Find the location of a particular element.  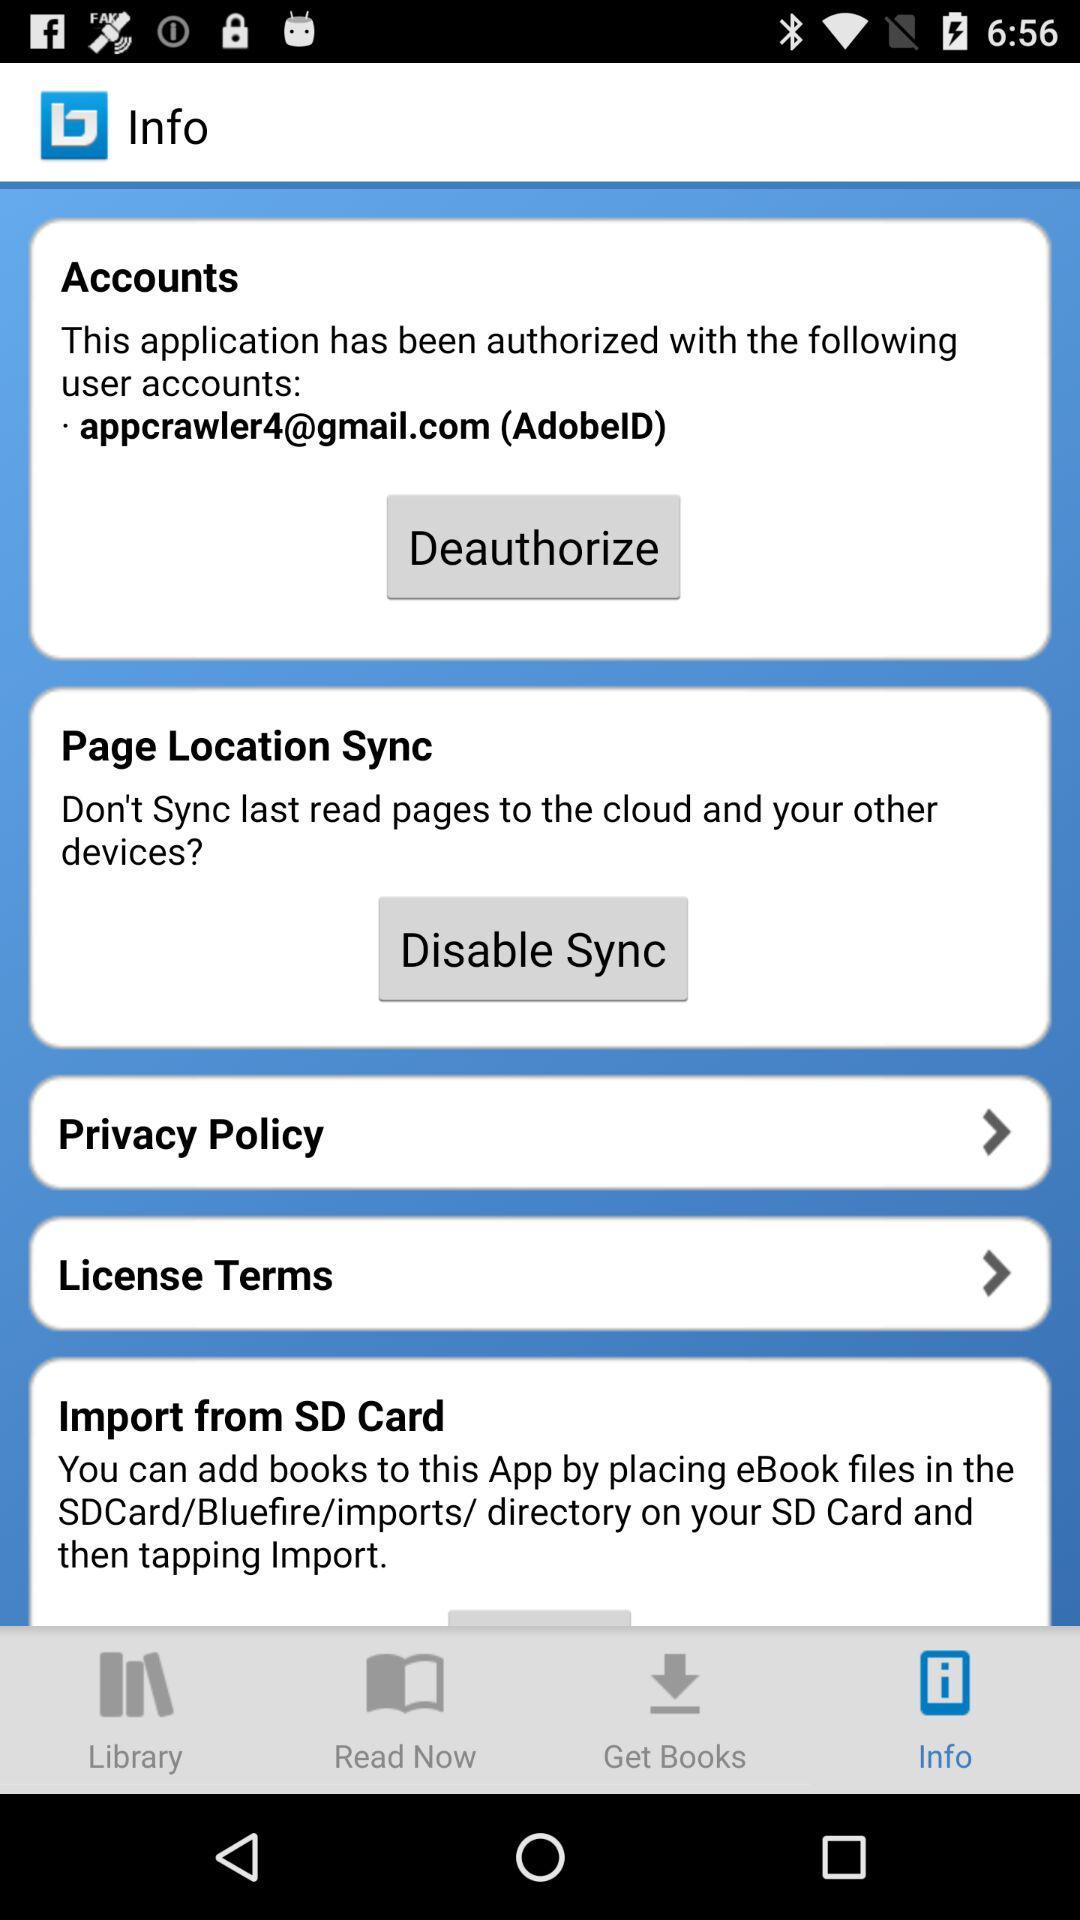

app above the page location sync icon is located at coordinates (532, 546).